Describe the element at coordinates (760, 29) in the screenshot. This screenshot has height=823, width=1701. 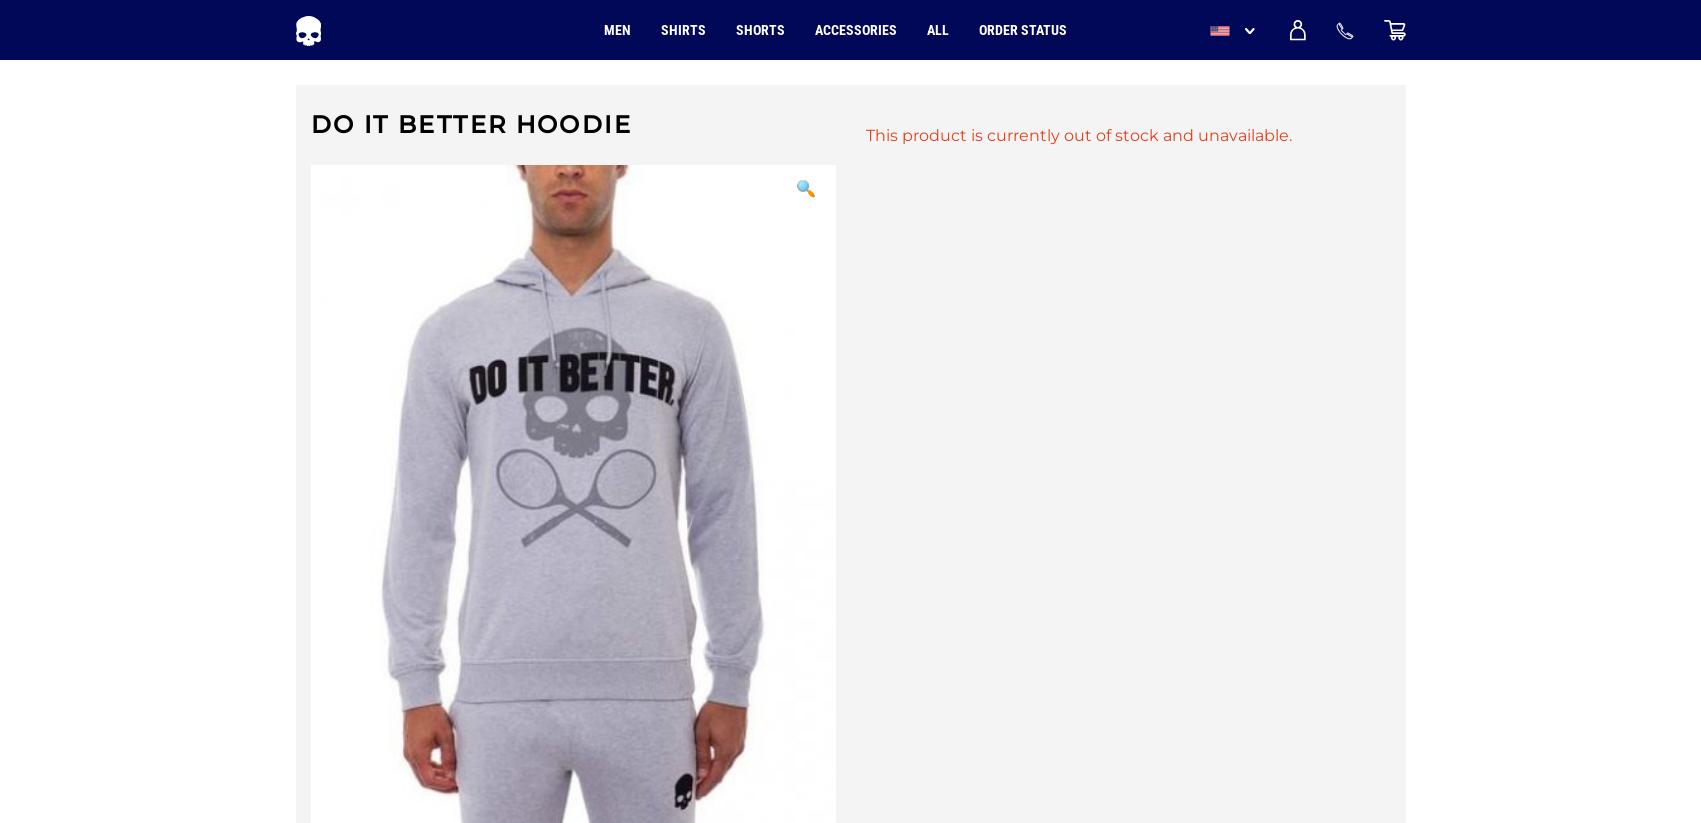
I see `'Shorts'` at that location.